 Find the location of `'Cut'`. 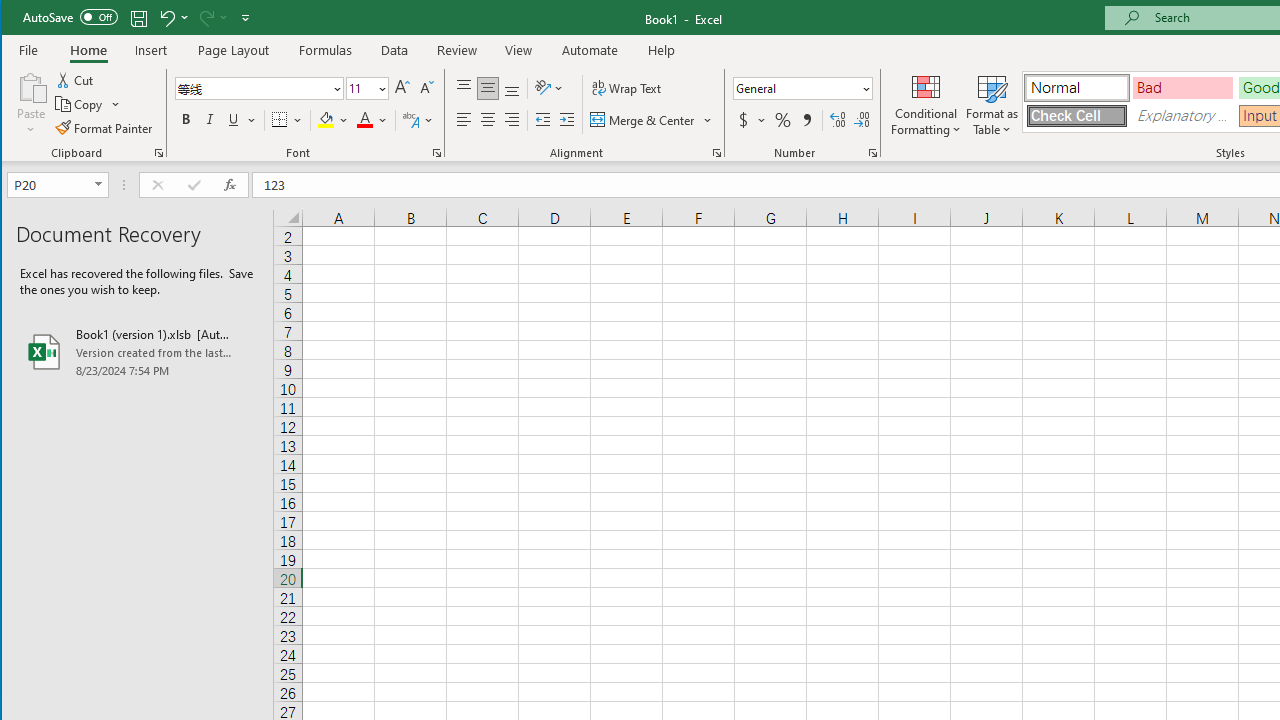

'Cut' is located at coordinates (76, 79).